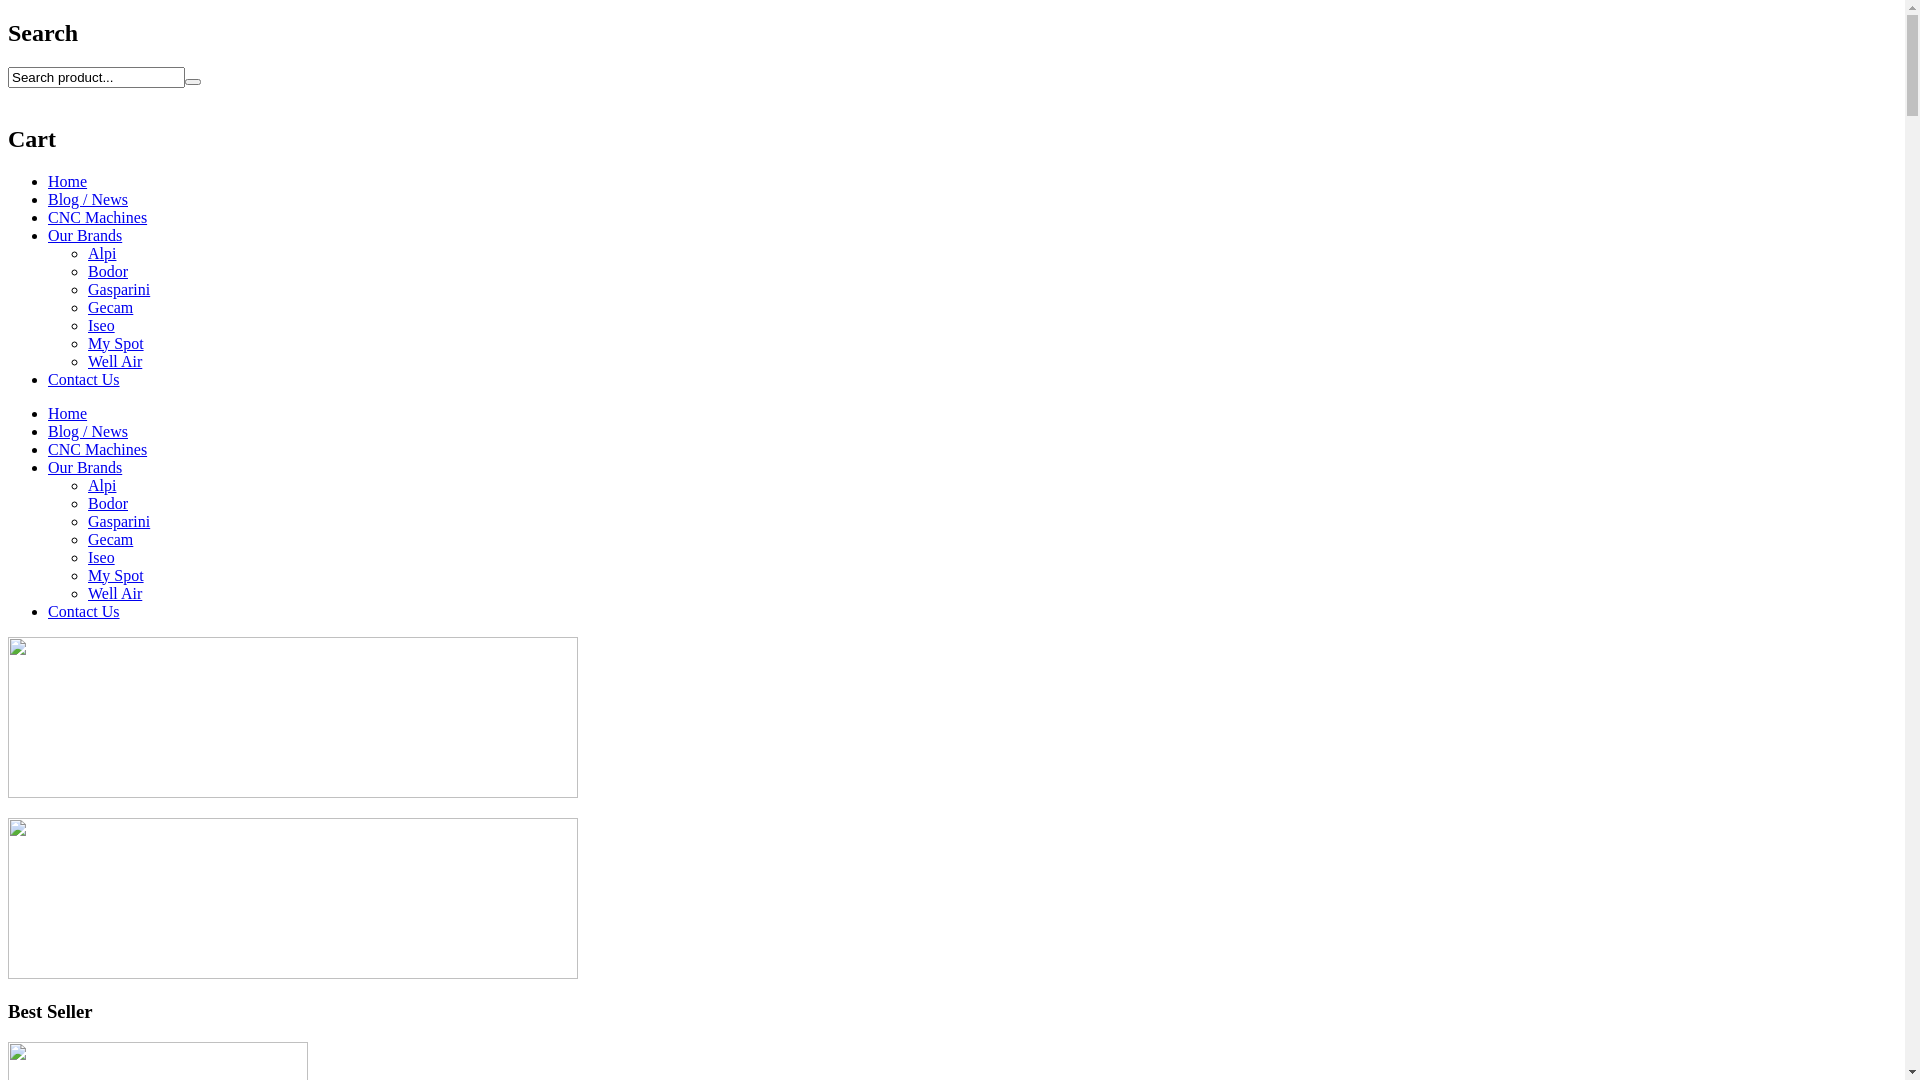 This screenshot has width=1920, height=1080. I want to click on 'Blog / News', so click(86, 430).